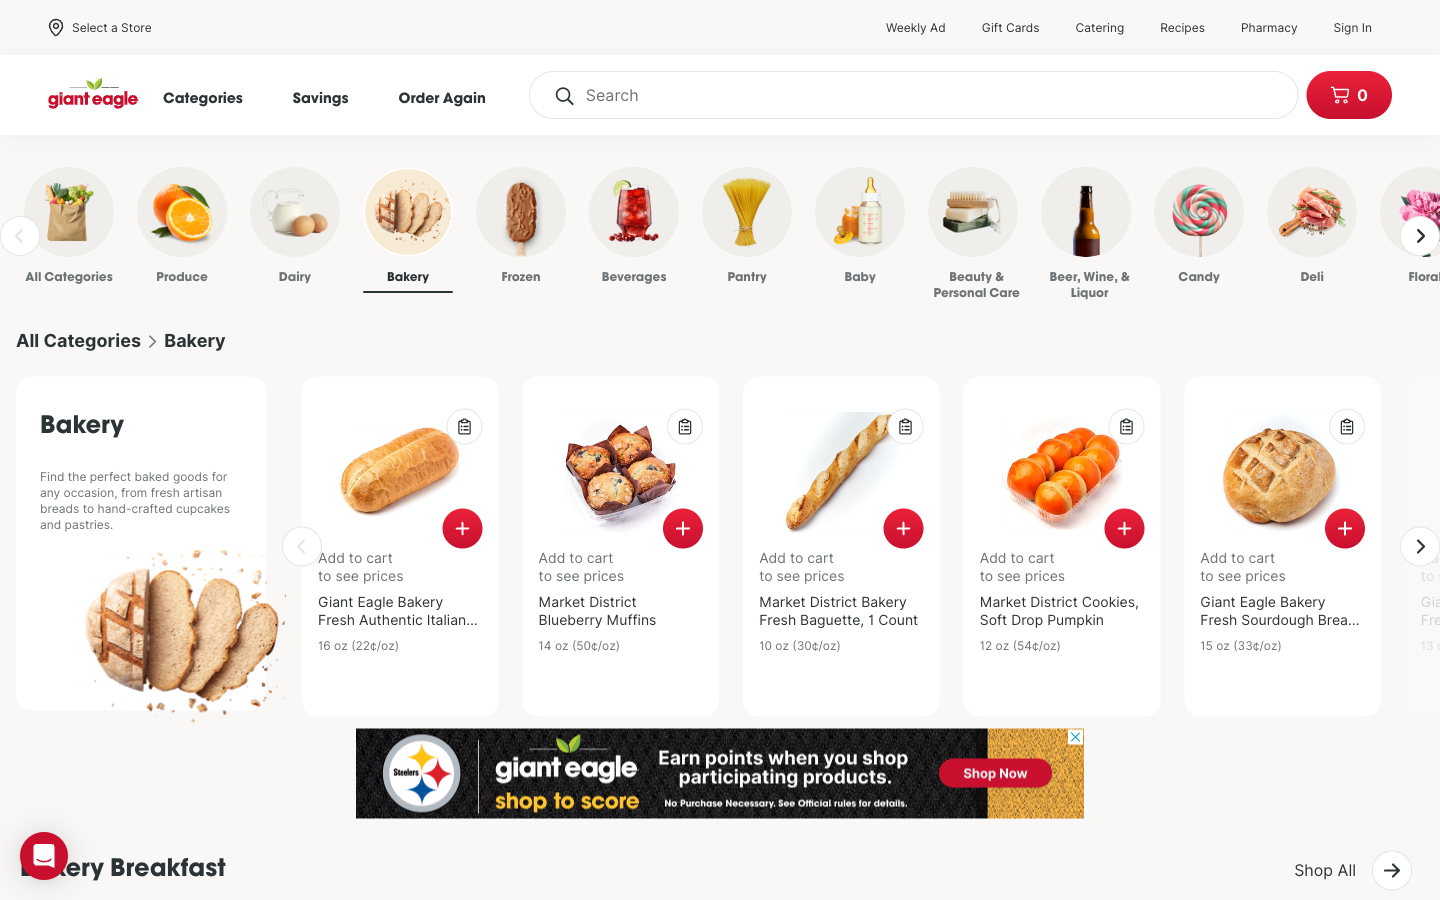  What do you see at coordinates (1347, 94) in the screenshot?
I see `Check the items stored in the cart` at bounding box center [1347, 94].